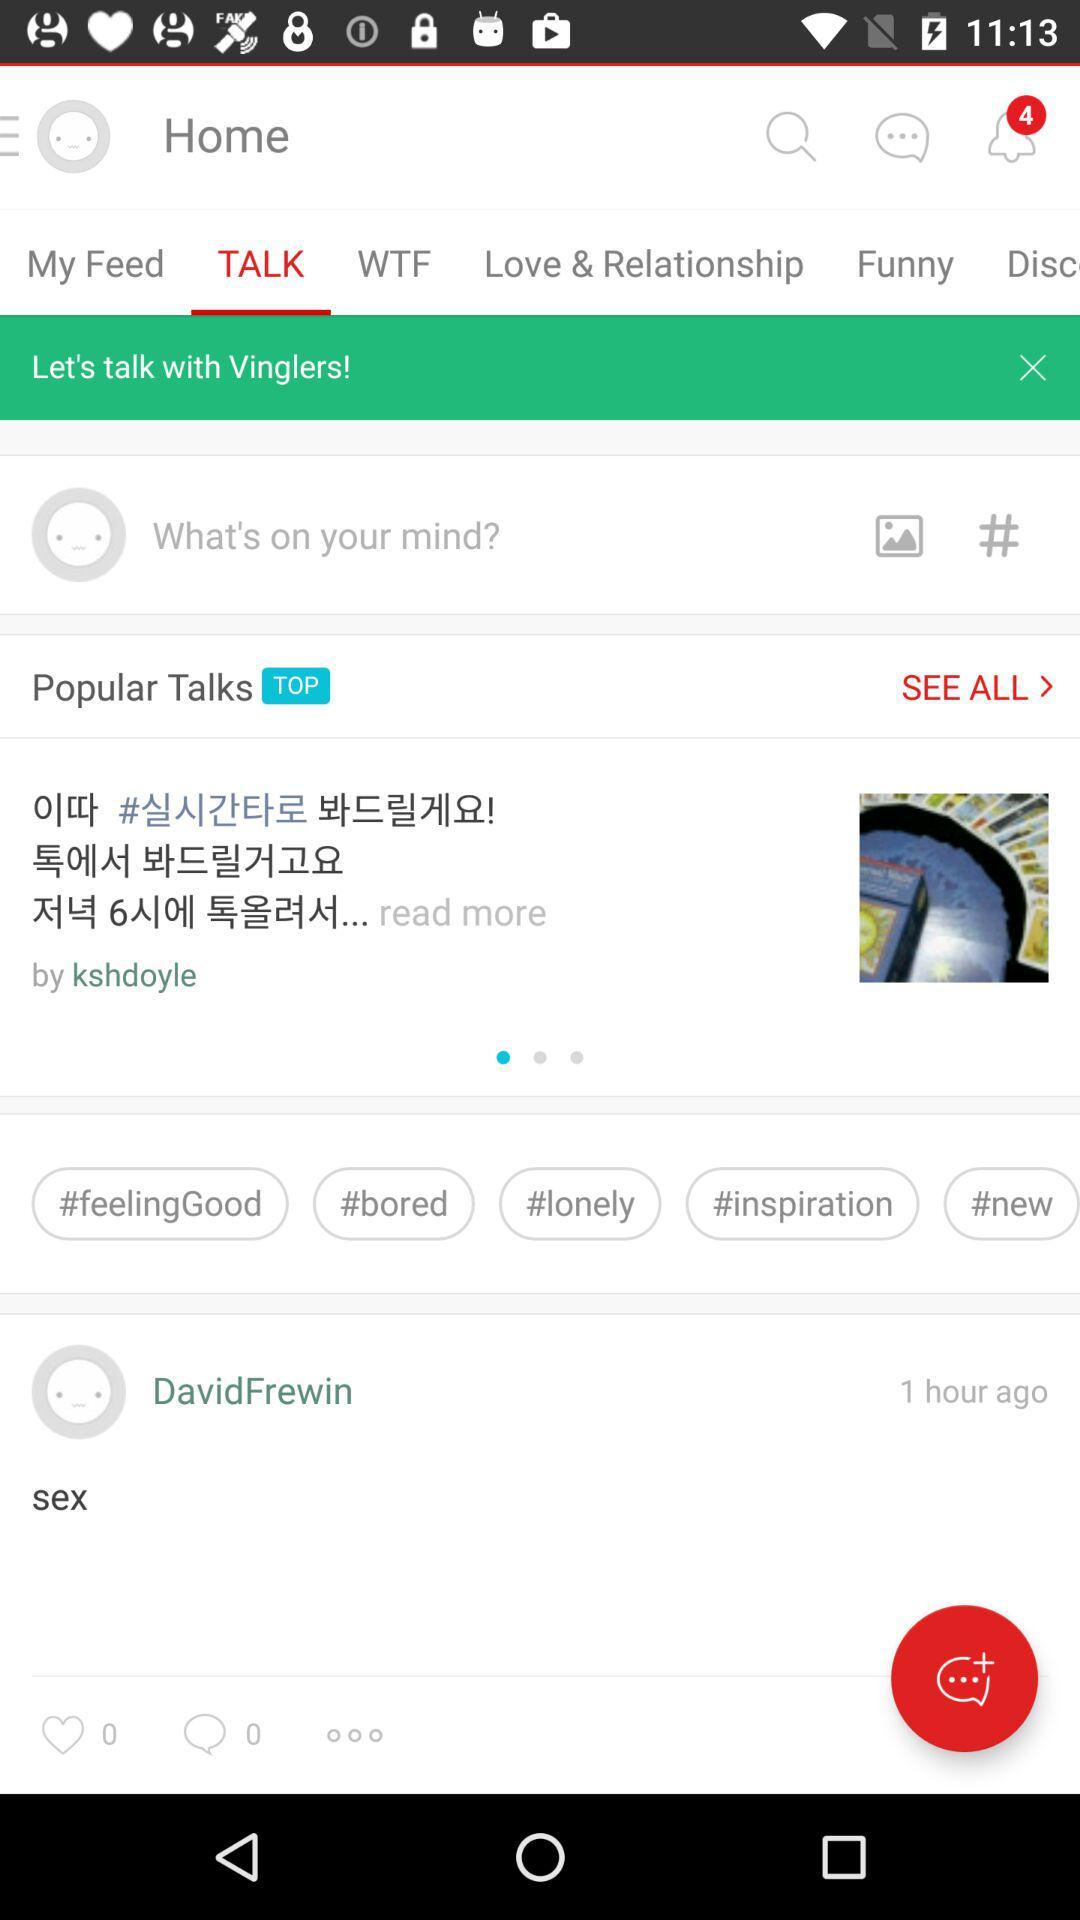  Describe the element at coordinates (393, 1202) in the screenshot. I see `#bored` at that location.